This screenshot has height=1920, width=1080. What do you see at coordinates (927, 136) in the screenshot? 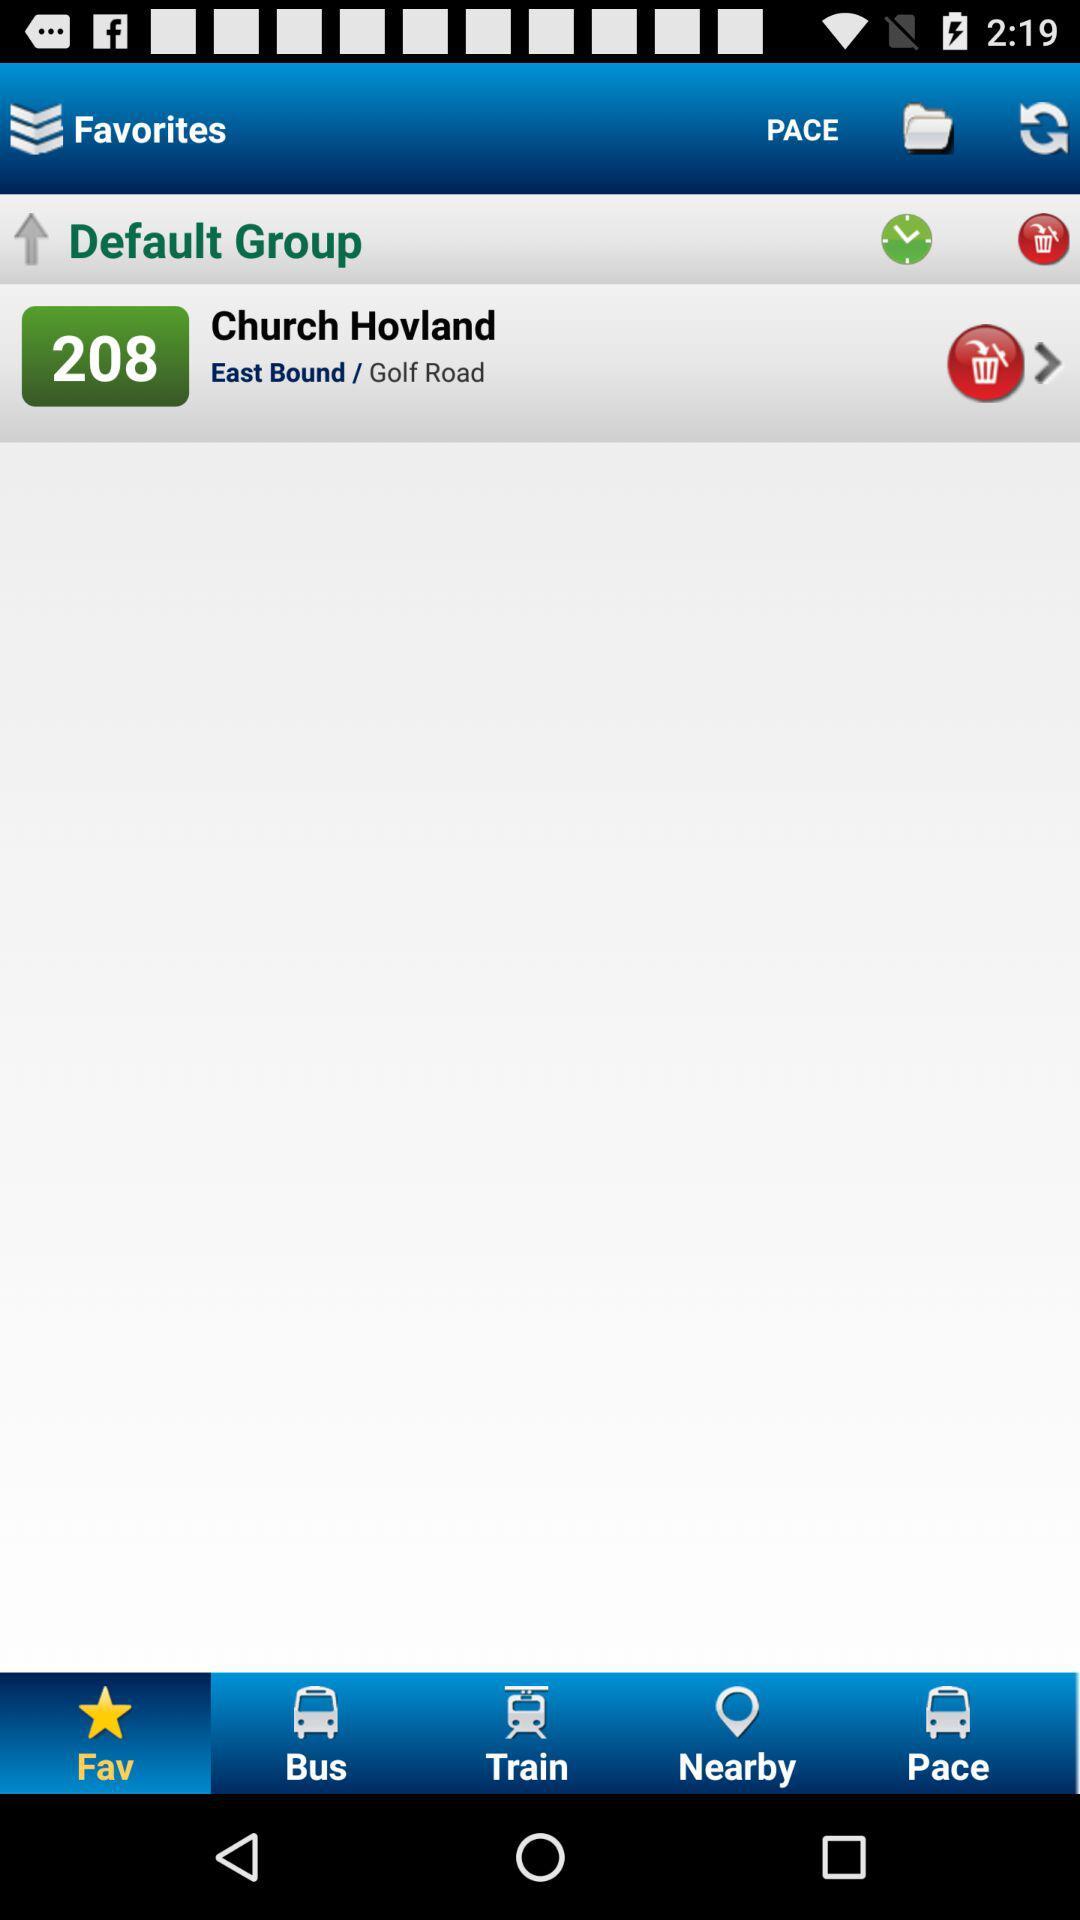
I see `the folder icon` at bounding box center [927, 136].